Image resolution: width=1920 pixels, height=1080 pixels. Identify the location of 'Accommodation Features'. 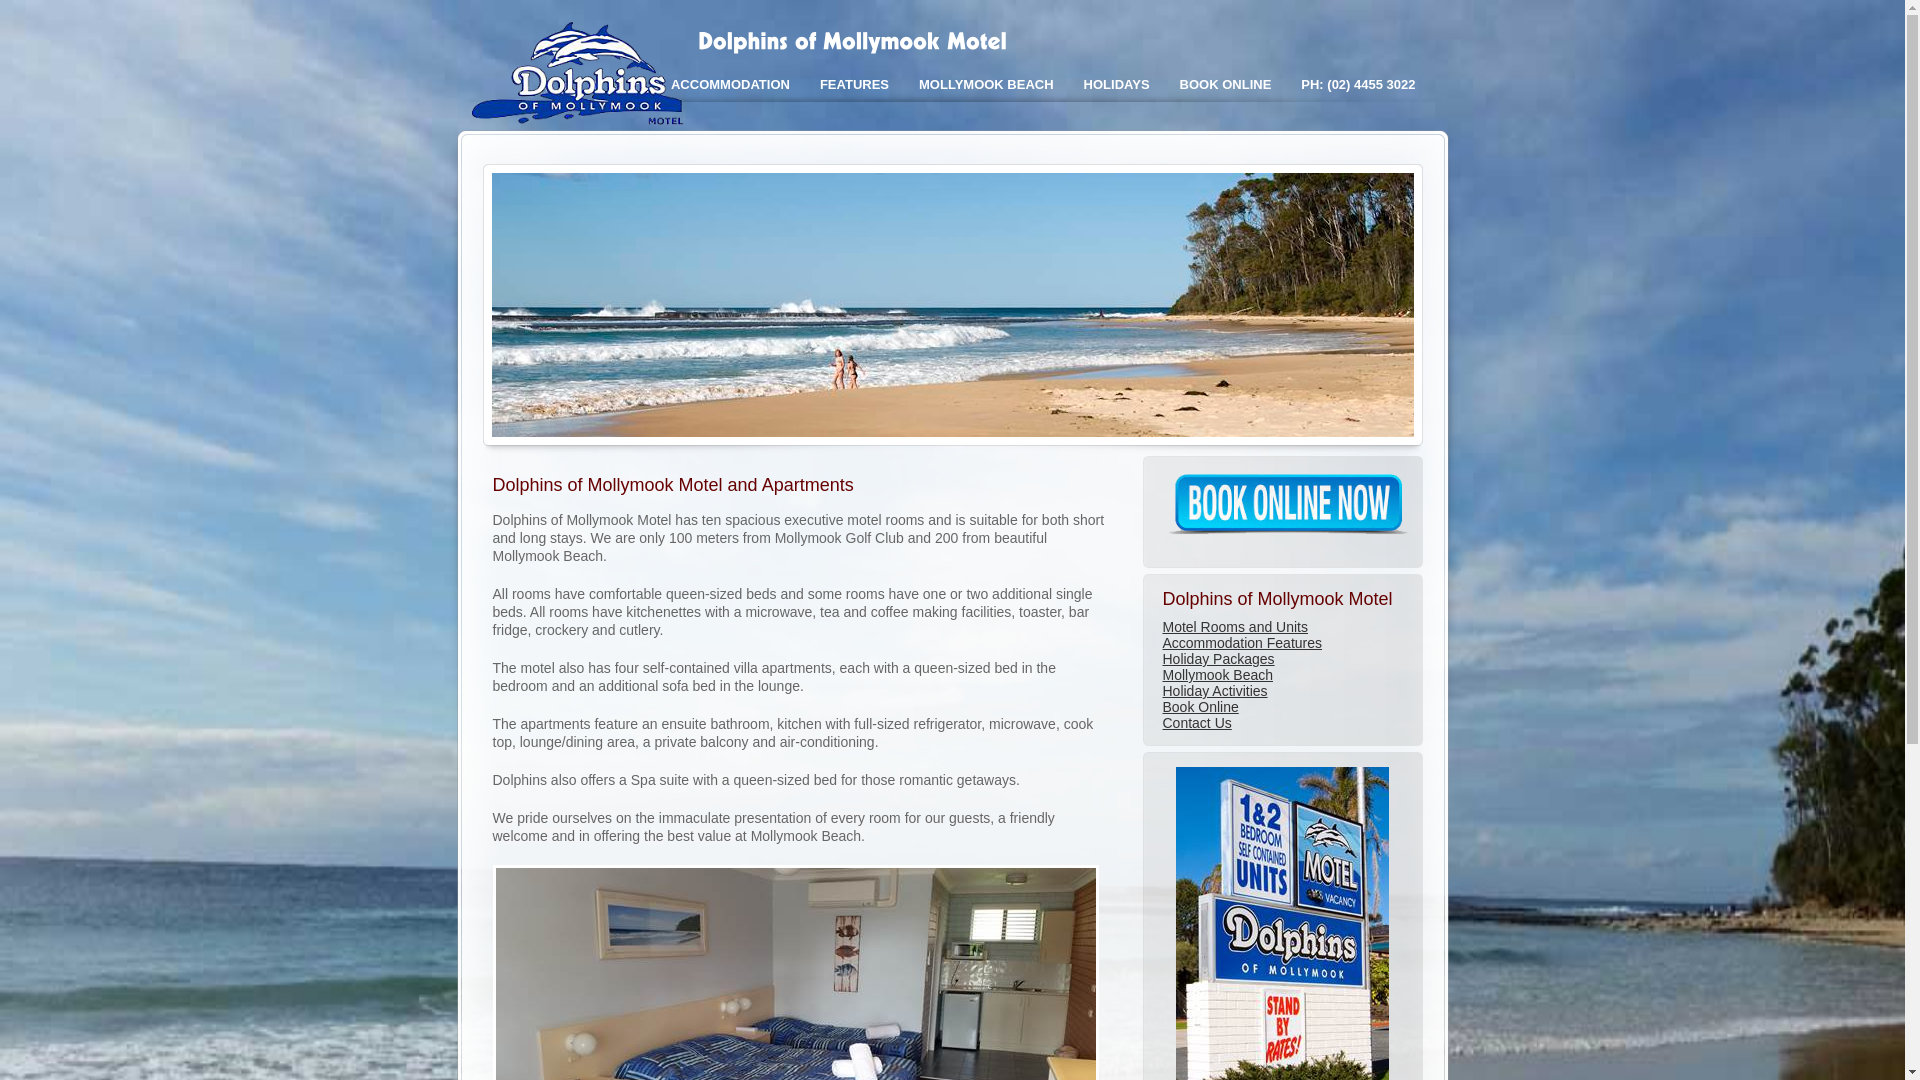
(1241, 643).